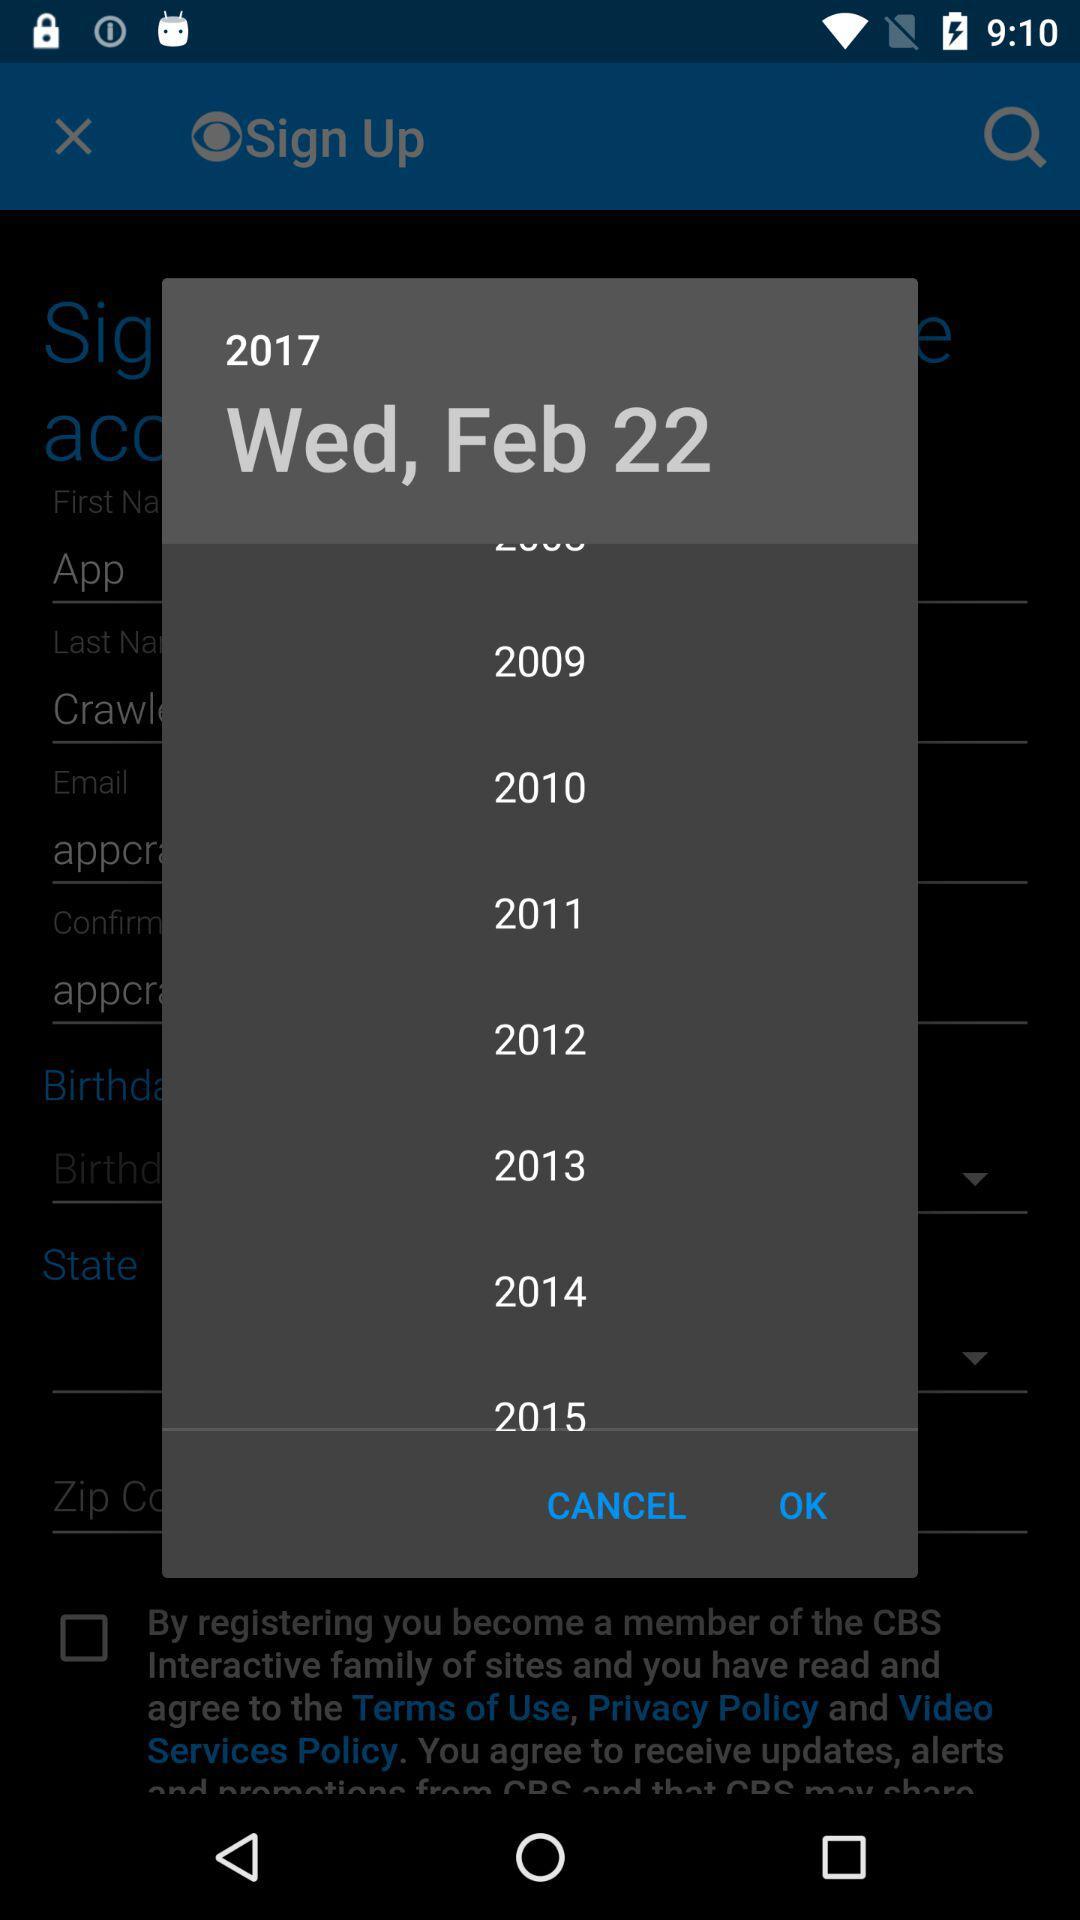 This screenshot has width=1080, height=1920. I want to click on the icon above wed, feb 22 icon, so click(540, 327).